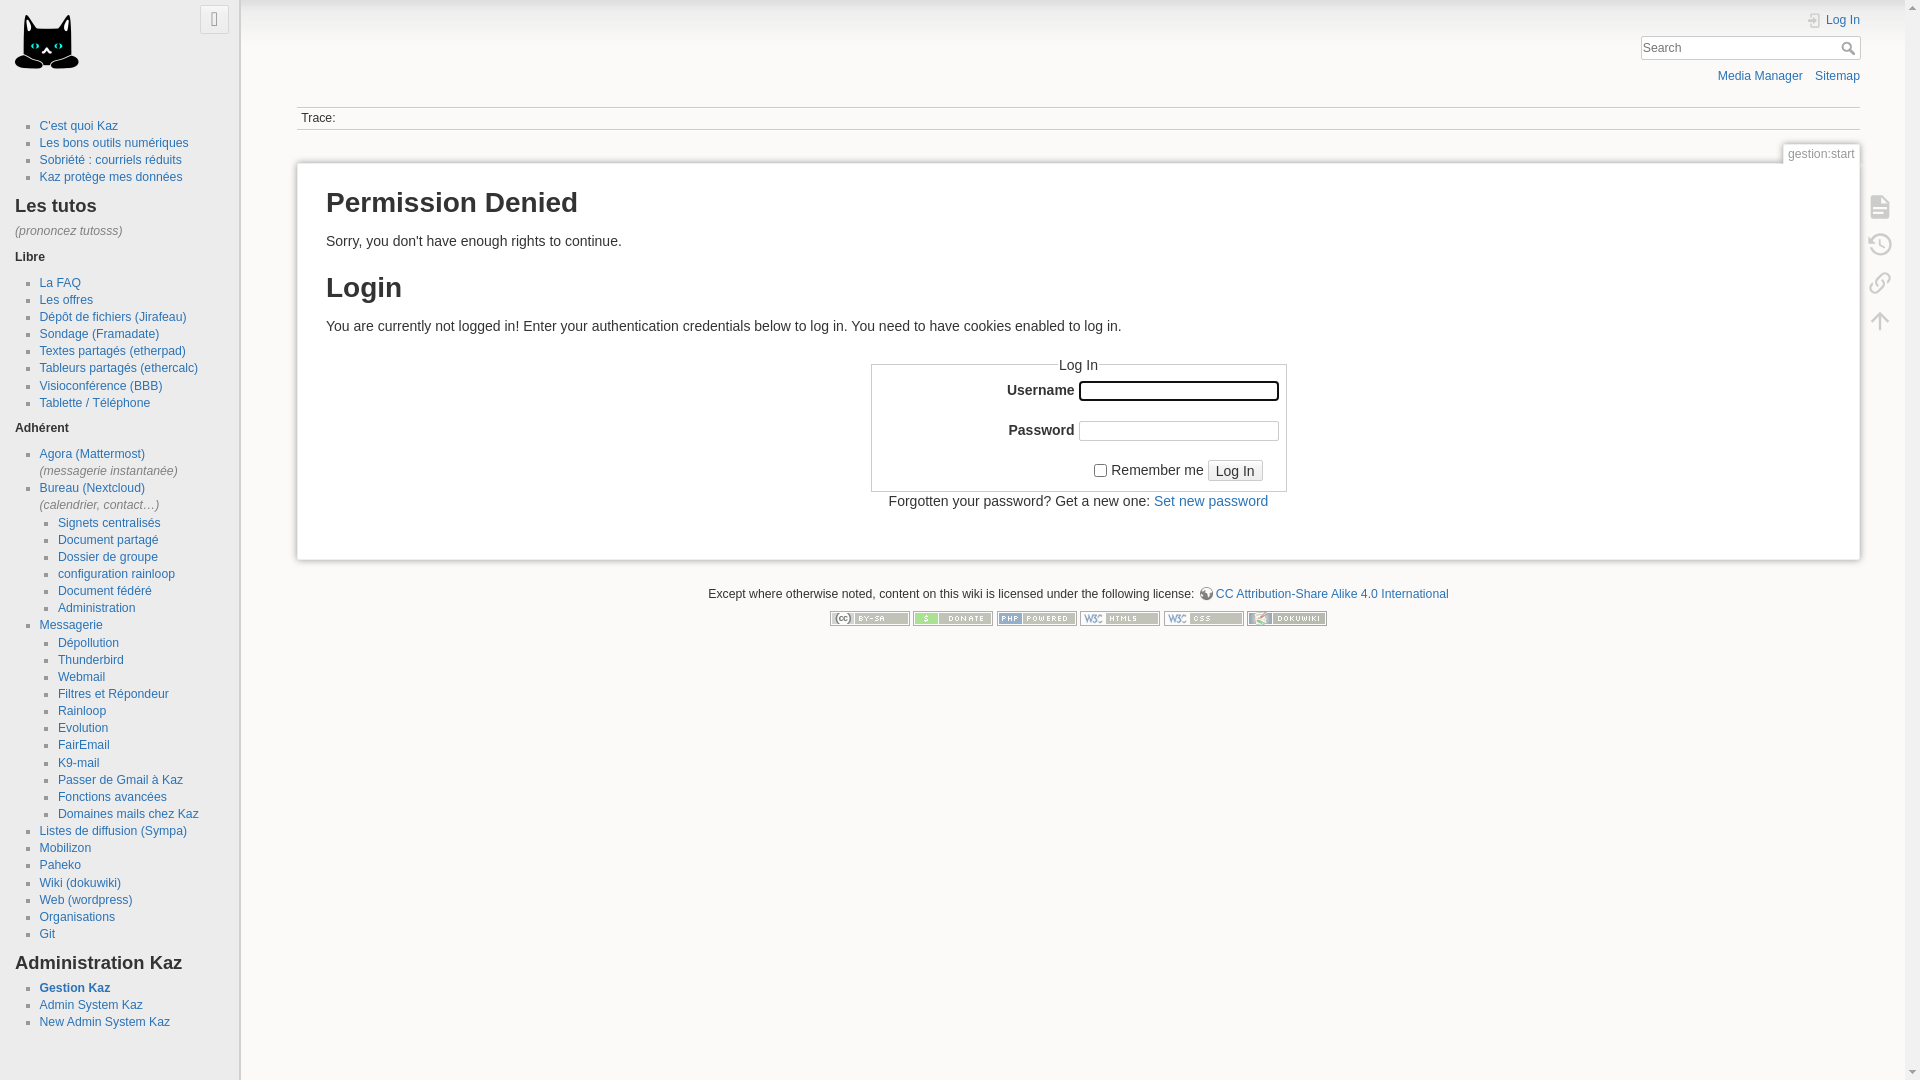  Describe the element at coordinates (1246, 616) in the screenshot. I see `'Driven by DokuWiki'` at that location.